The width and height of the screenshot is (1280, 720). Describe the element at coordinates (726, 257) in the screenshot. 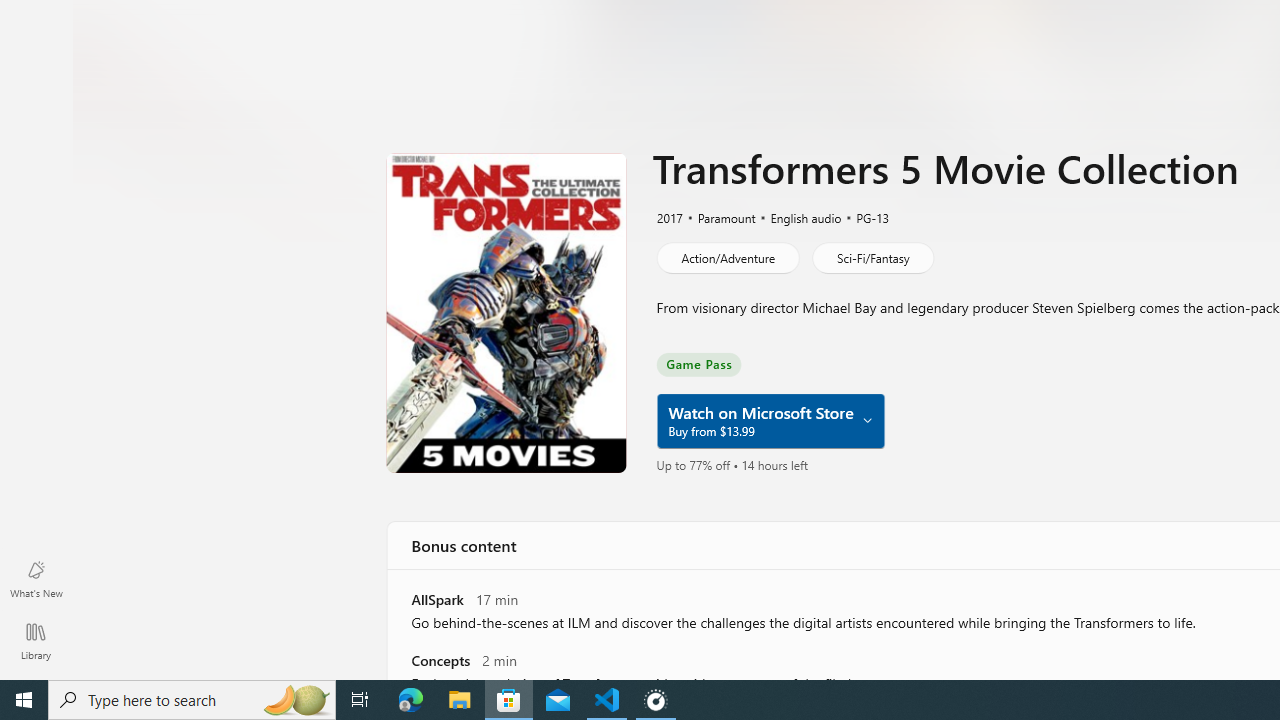

I see `'Action/Adventure'` at that location.